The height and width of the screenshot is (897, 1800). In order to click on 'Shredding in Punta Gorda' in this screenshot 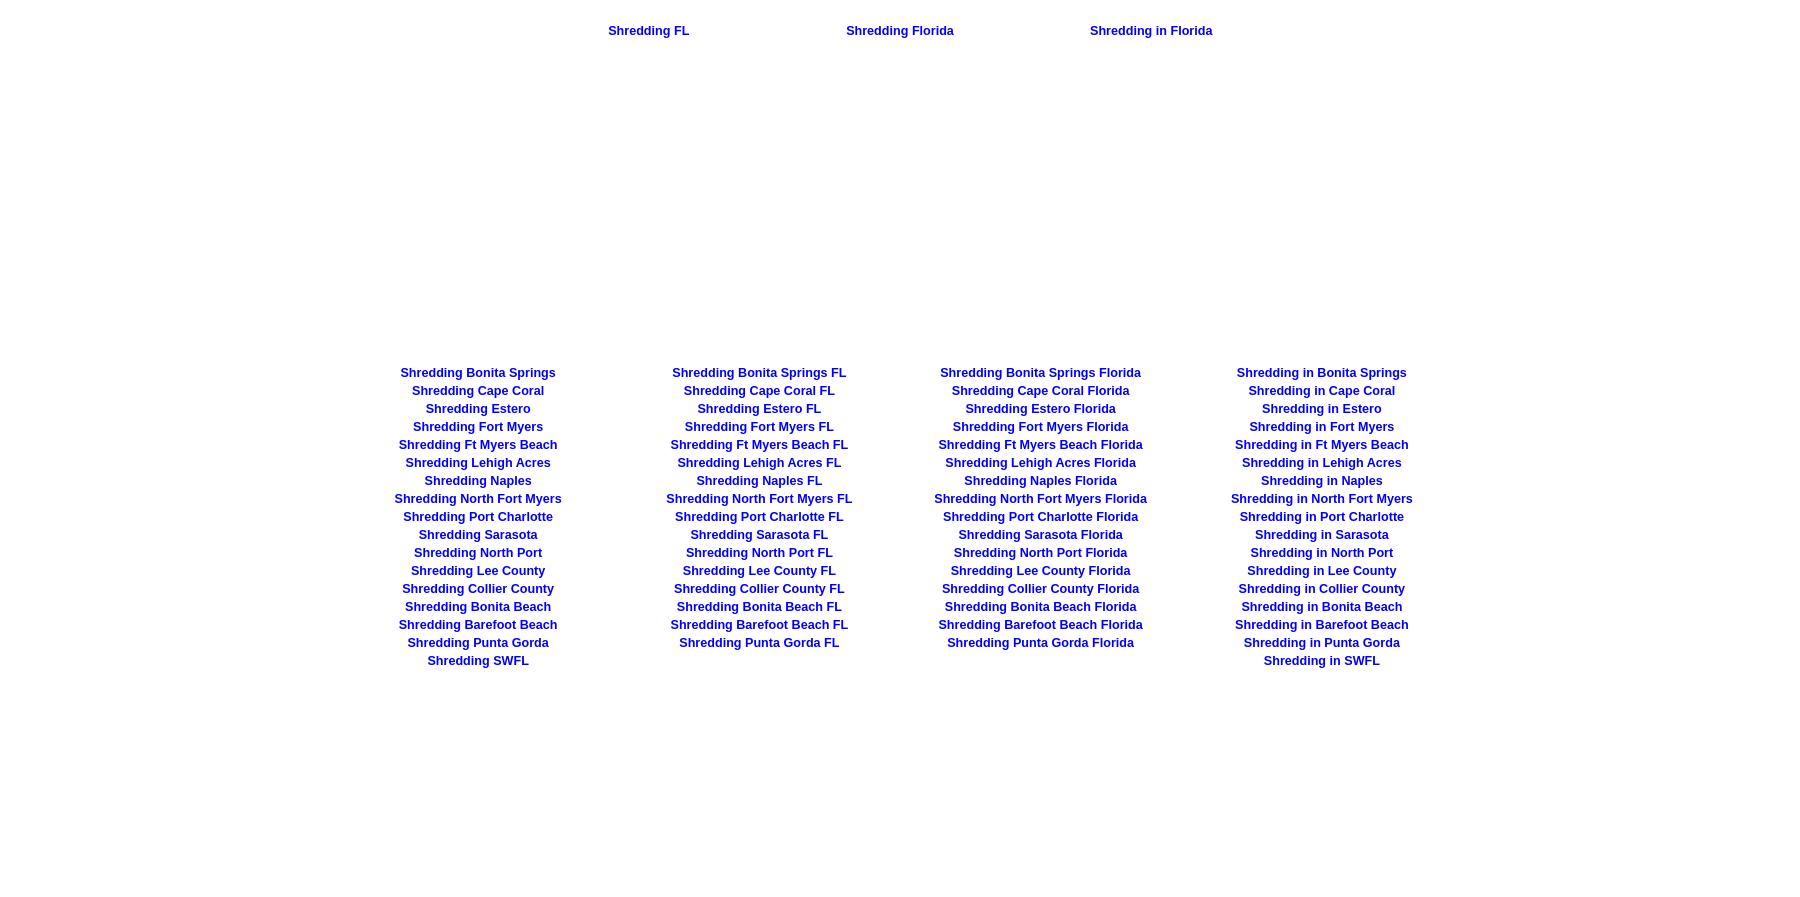, I will do `click(1321, 642)`.